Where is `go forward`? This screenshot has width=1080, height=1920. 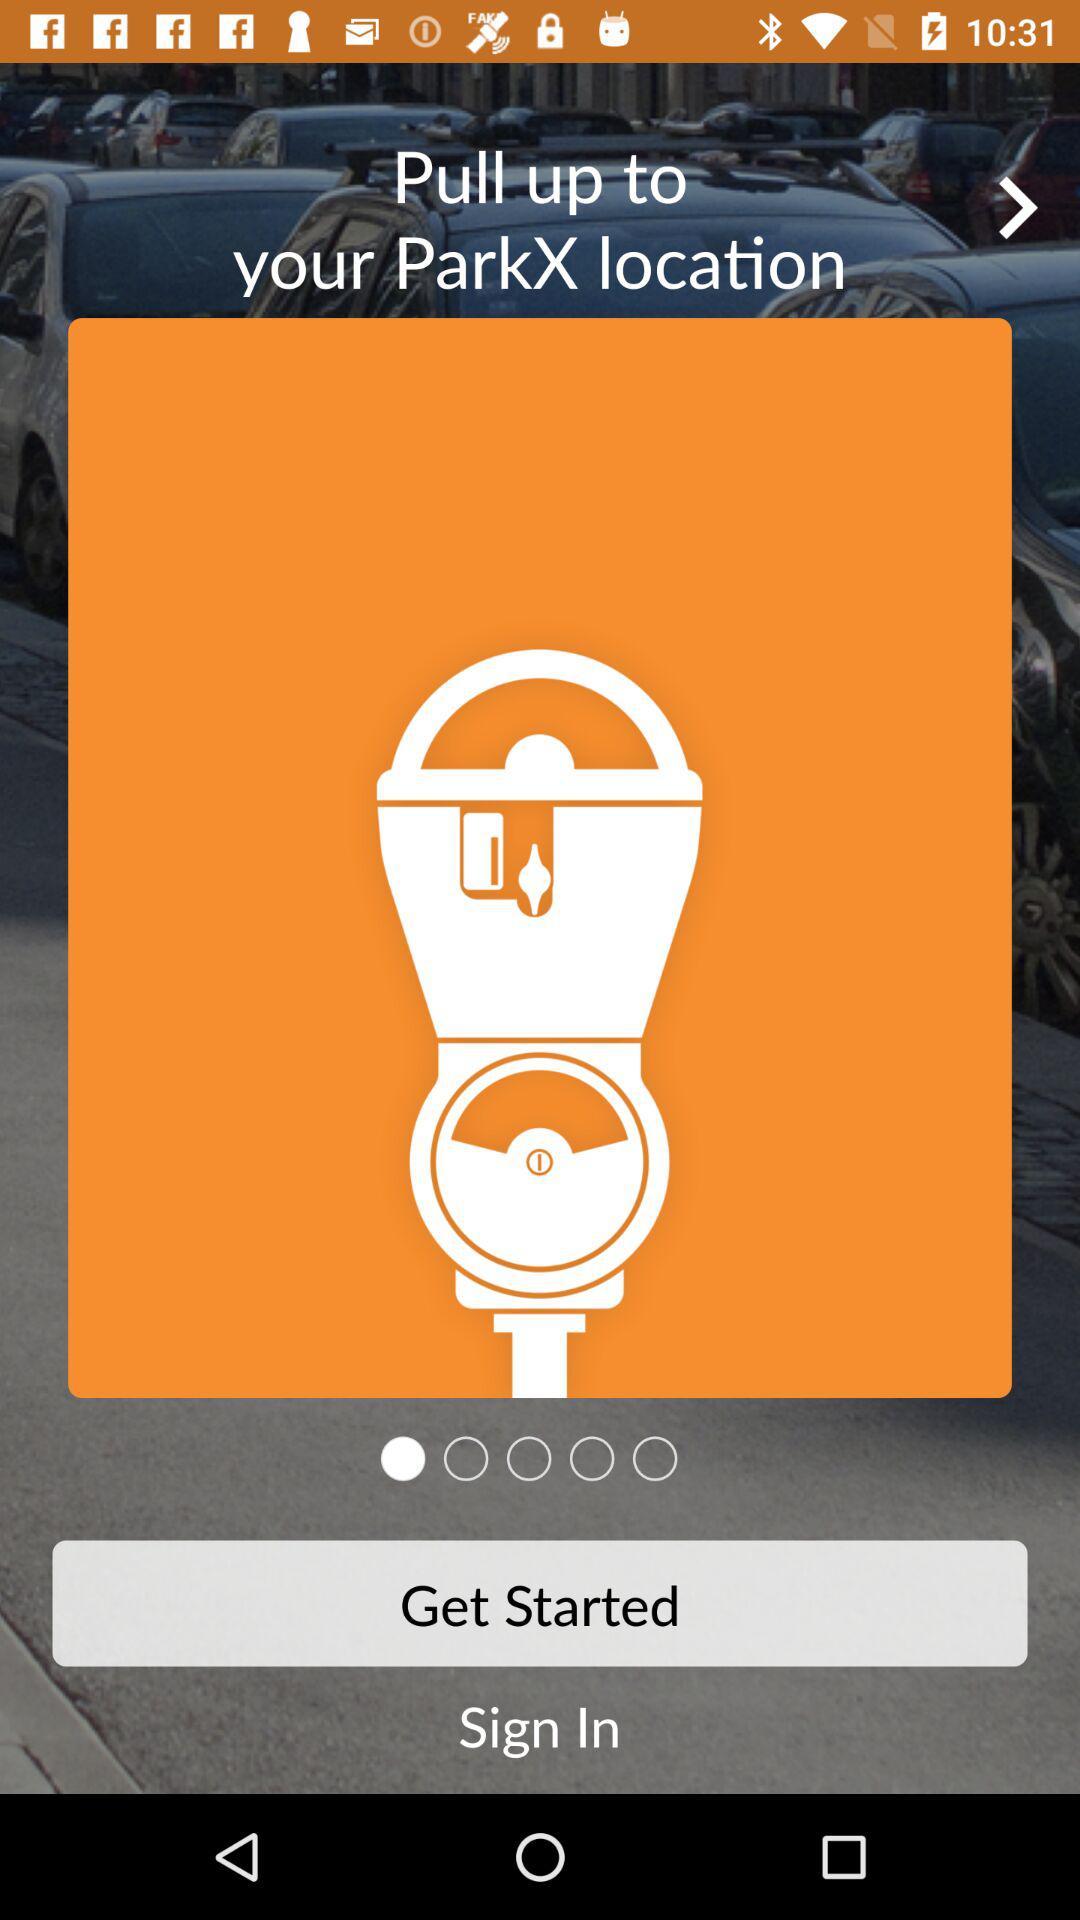 go forward is located at coordinates (1017, 207).